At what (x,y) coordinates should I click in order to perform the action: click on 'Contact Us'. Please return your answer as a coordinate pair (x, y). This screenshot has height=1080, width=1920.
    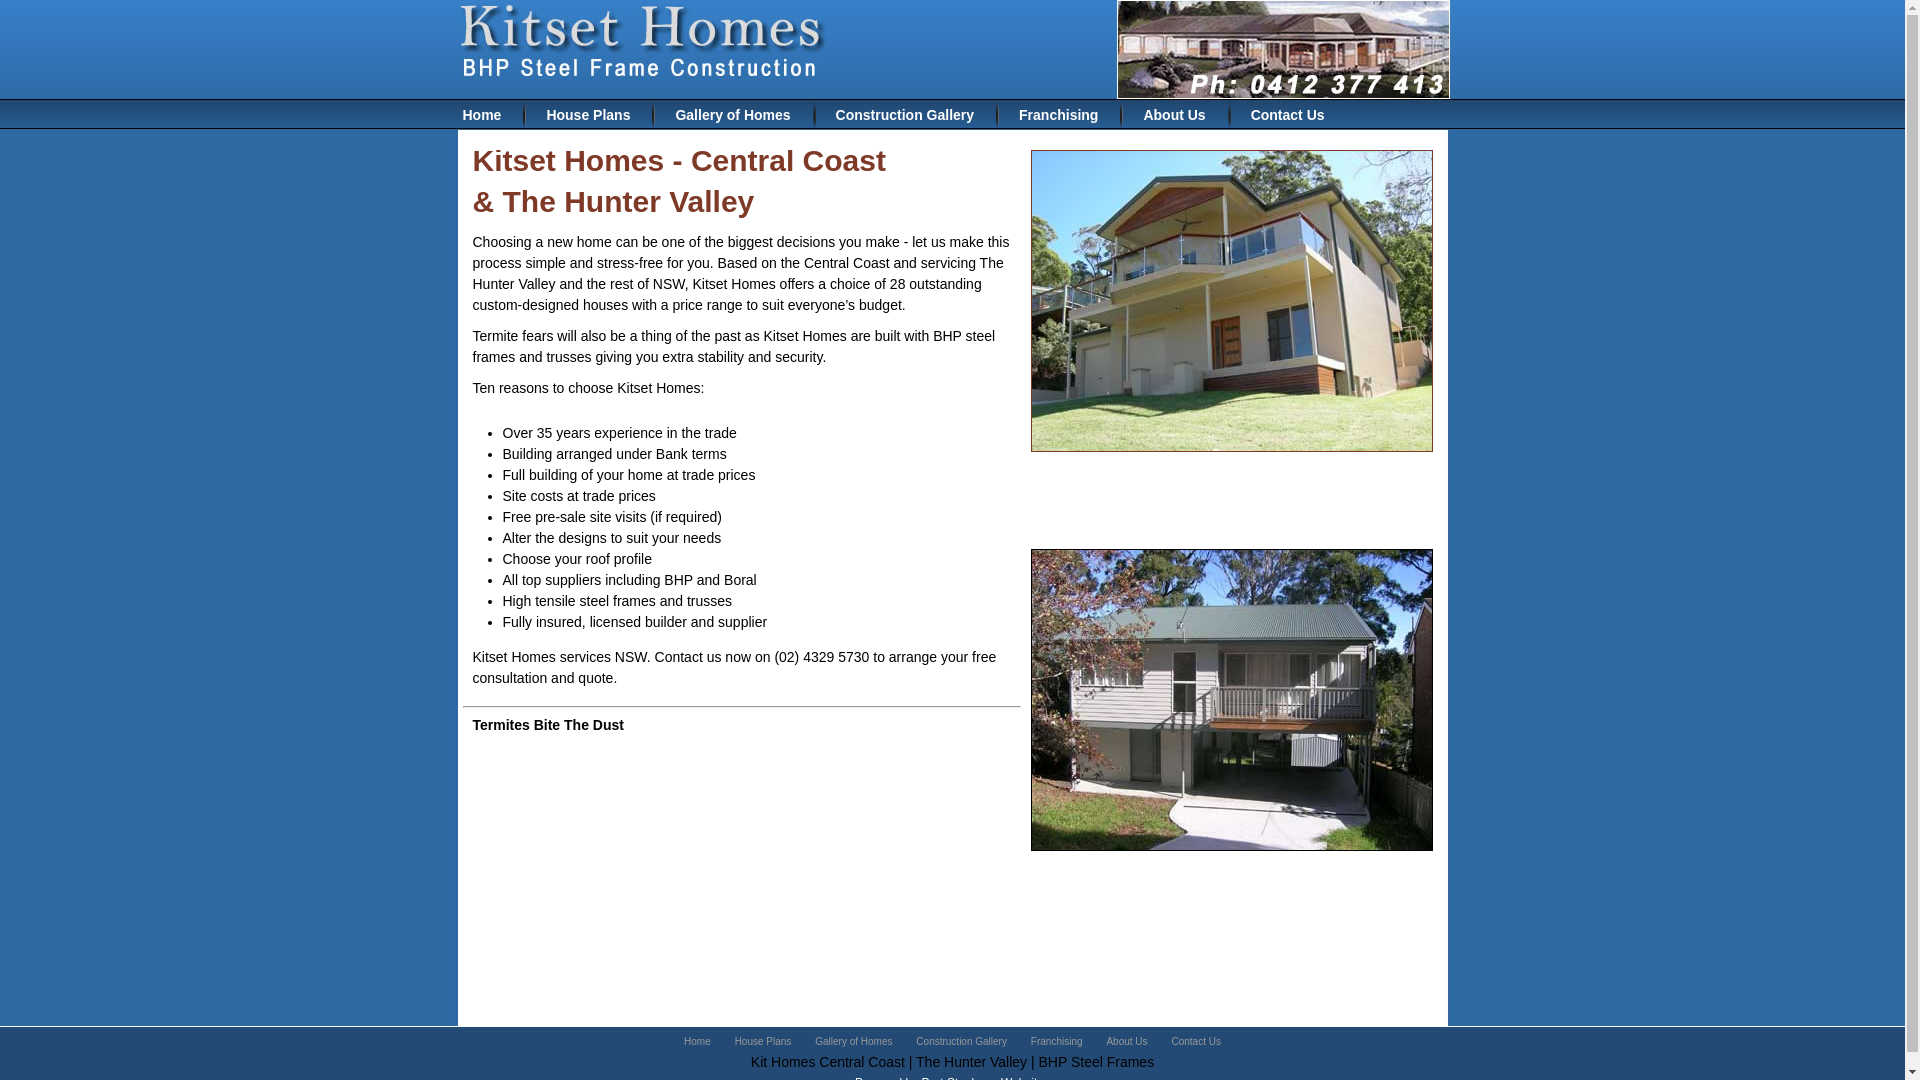
    Looking at the image, I should click on (1229, 115).